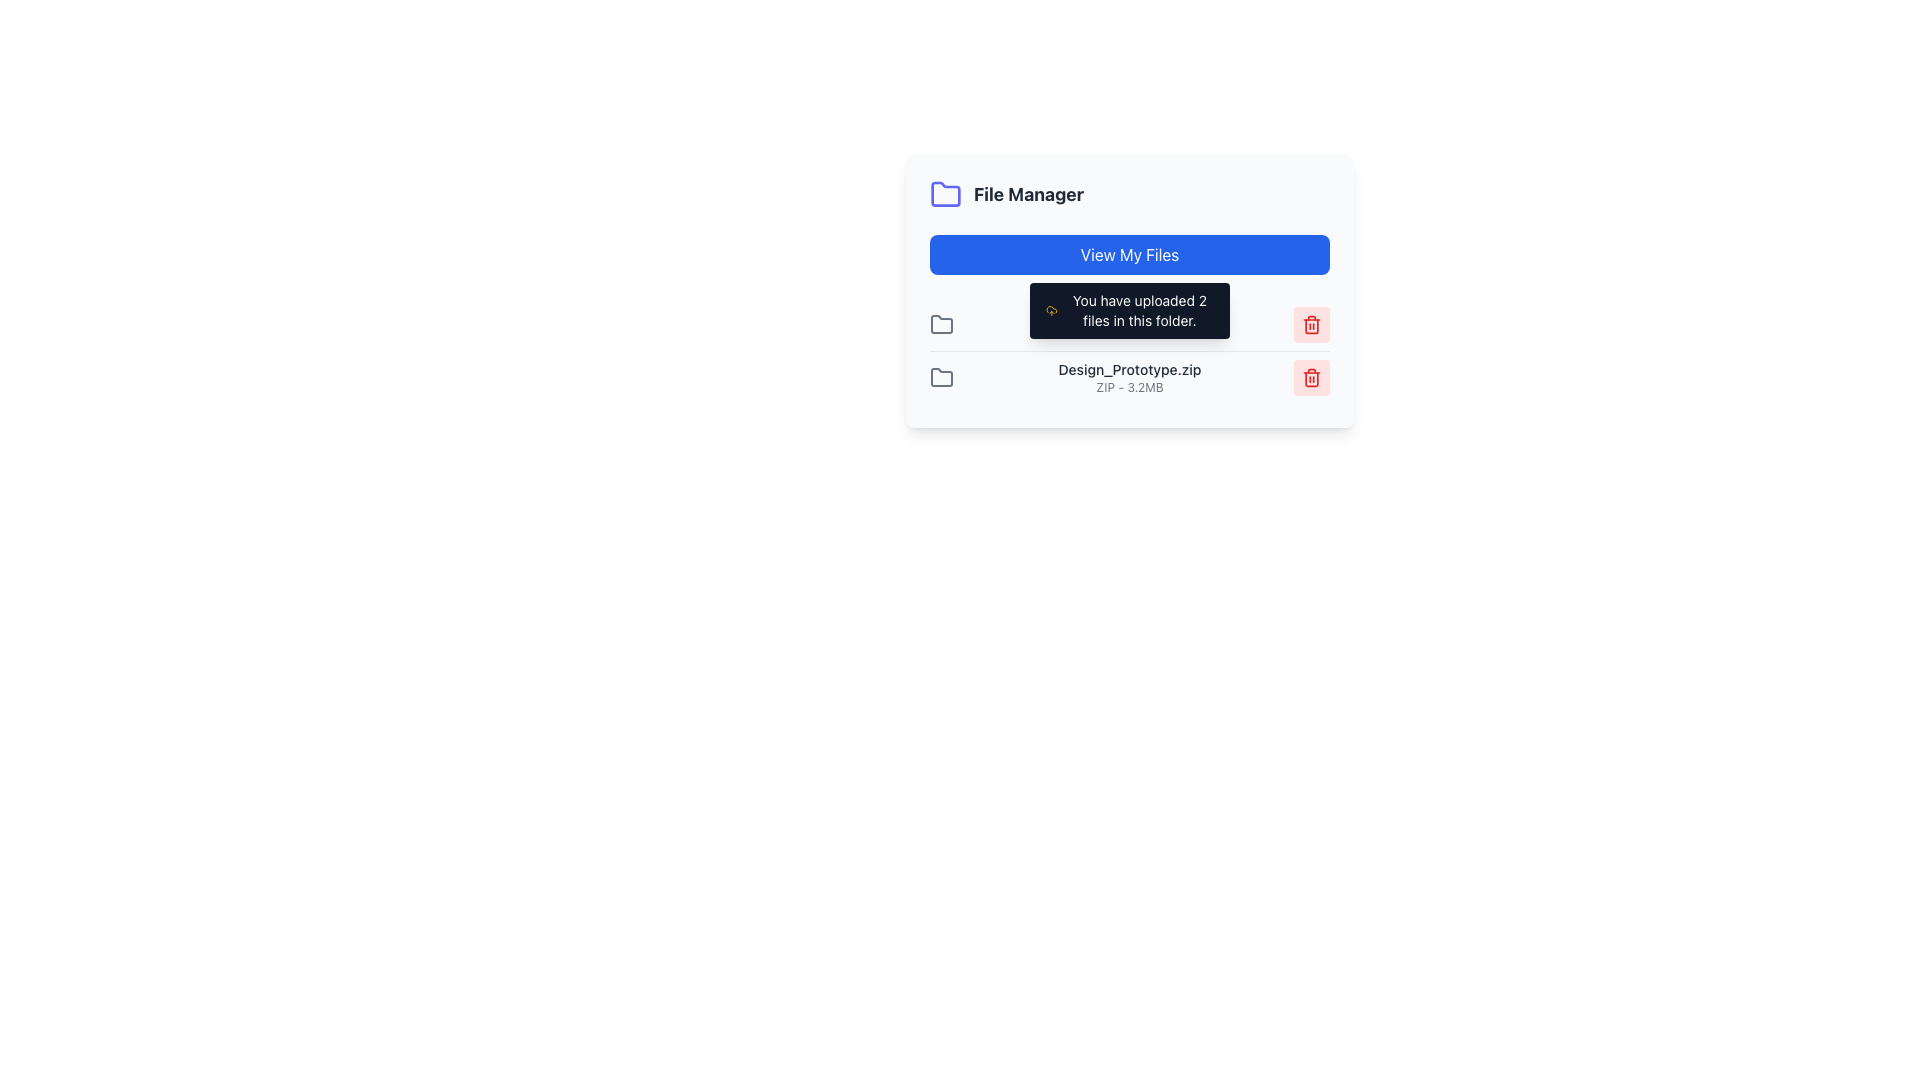  I want to click on the details of the file entry for 'Design_Prototype.zip' by reading the text displayed in the file manager, so click(1129, 377).